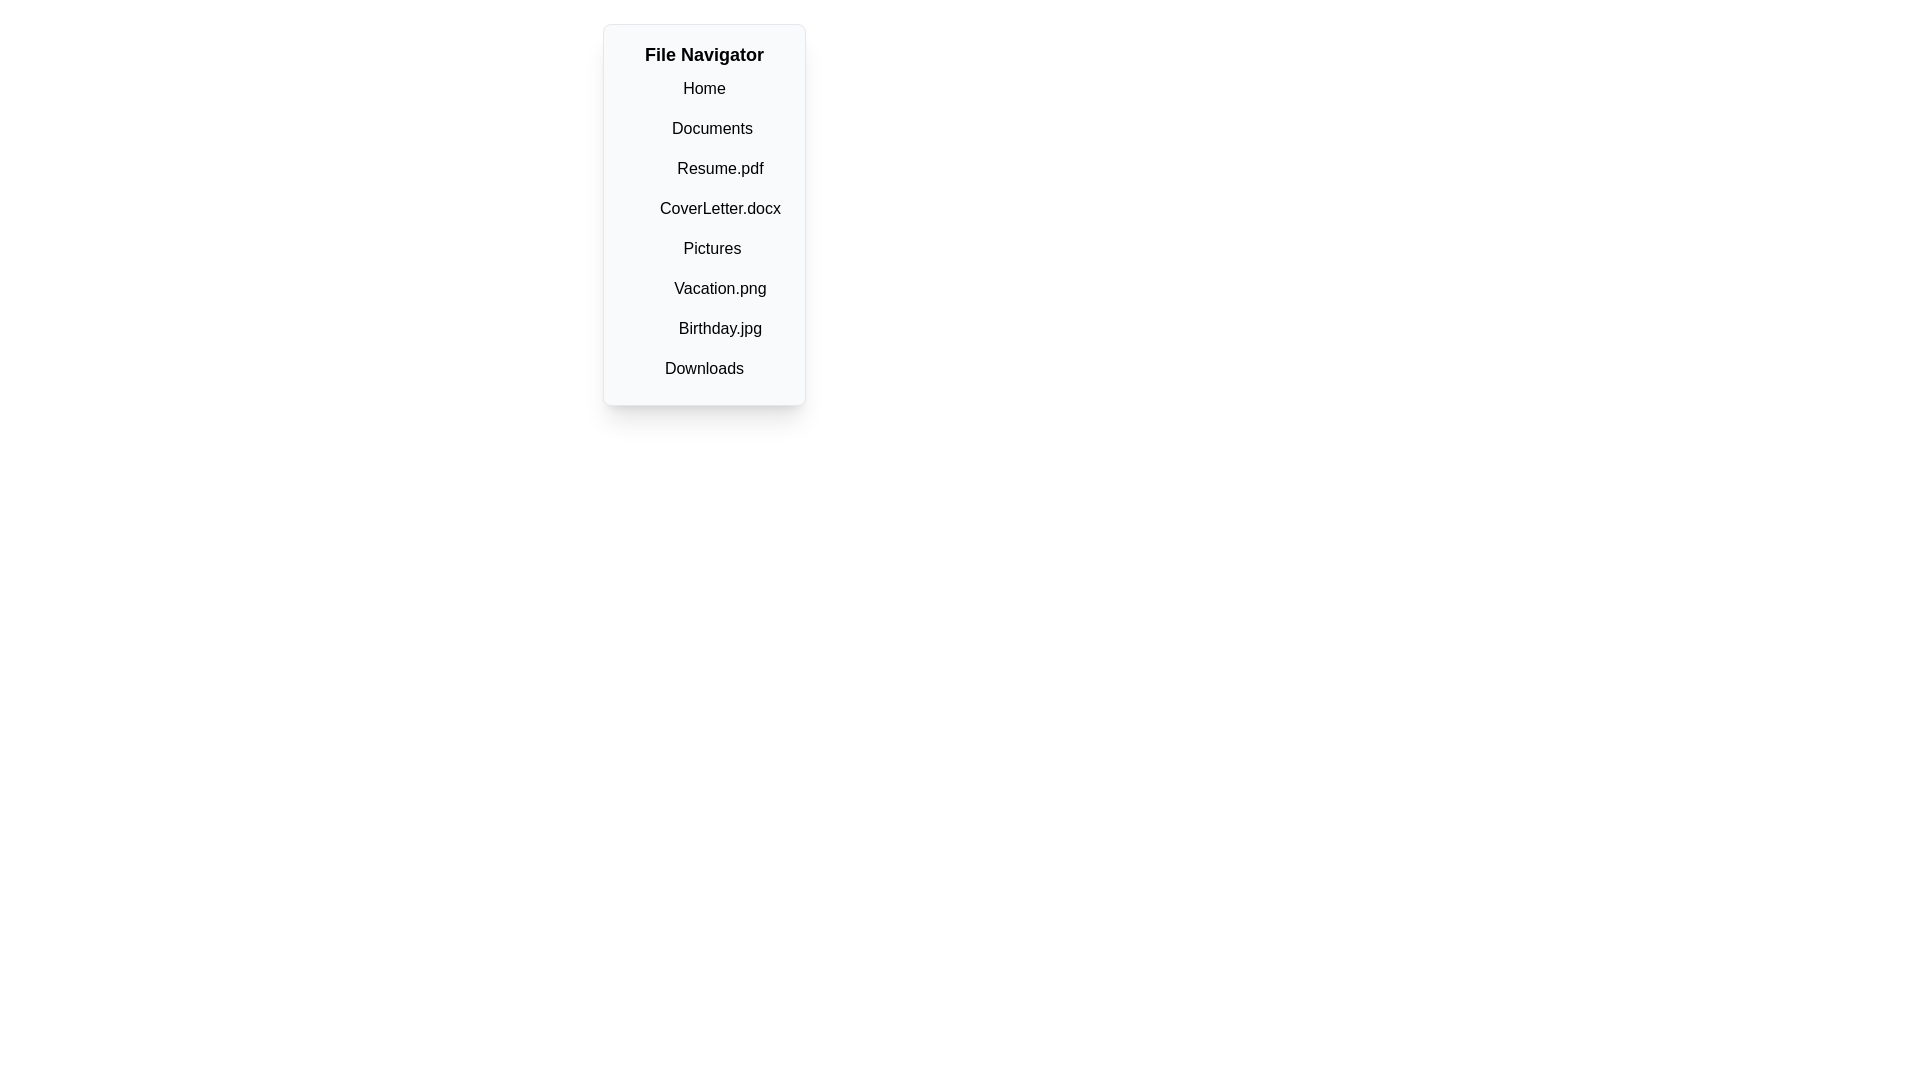  Describe the element at coordinates (720, 208) in the screenshot. I see `the text label displaying the filename 'CoverLetter.docx'` at that location.